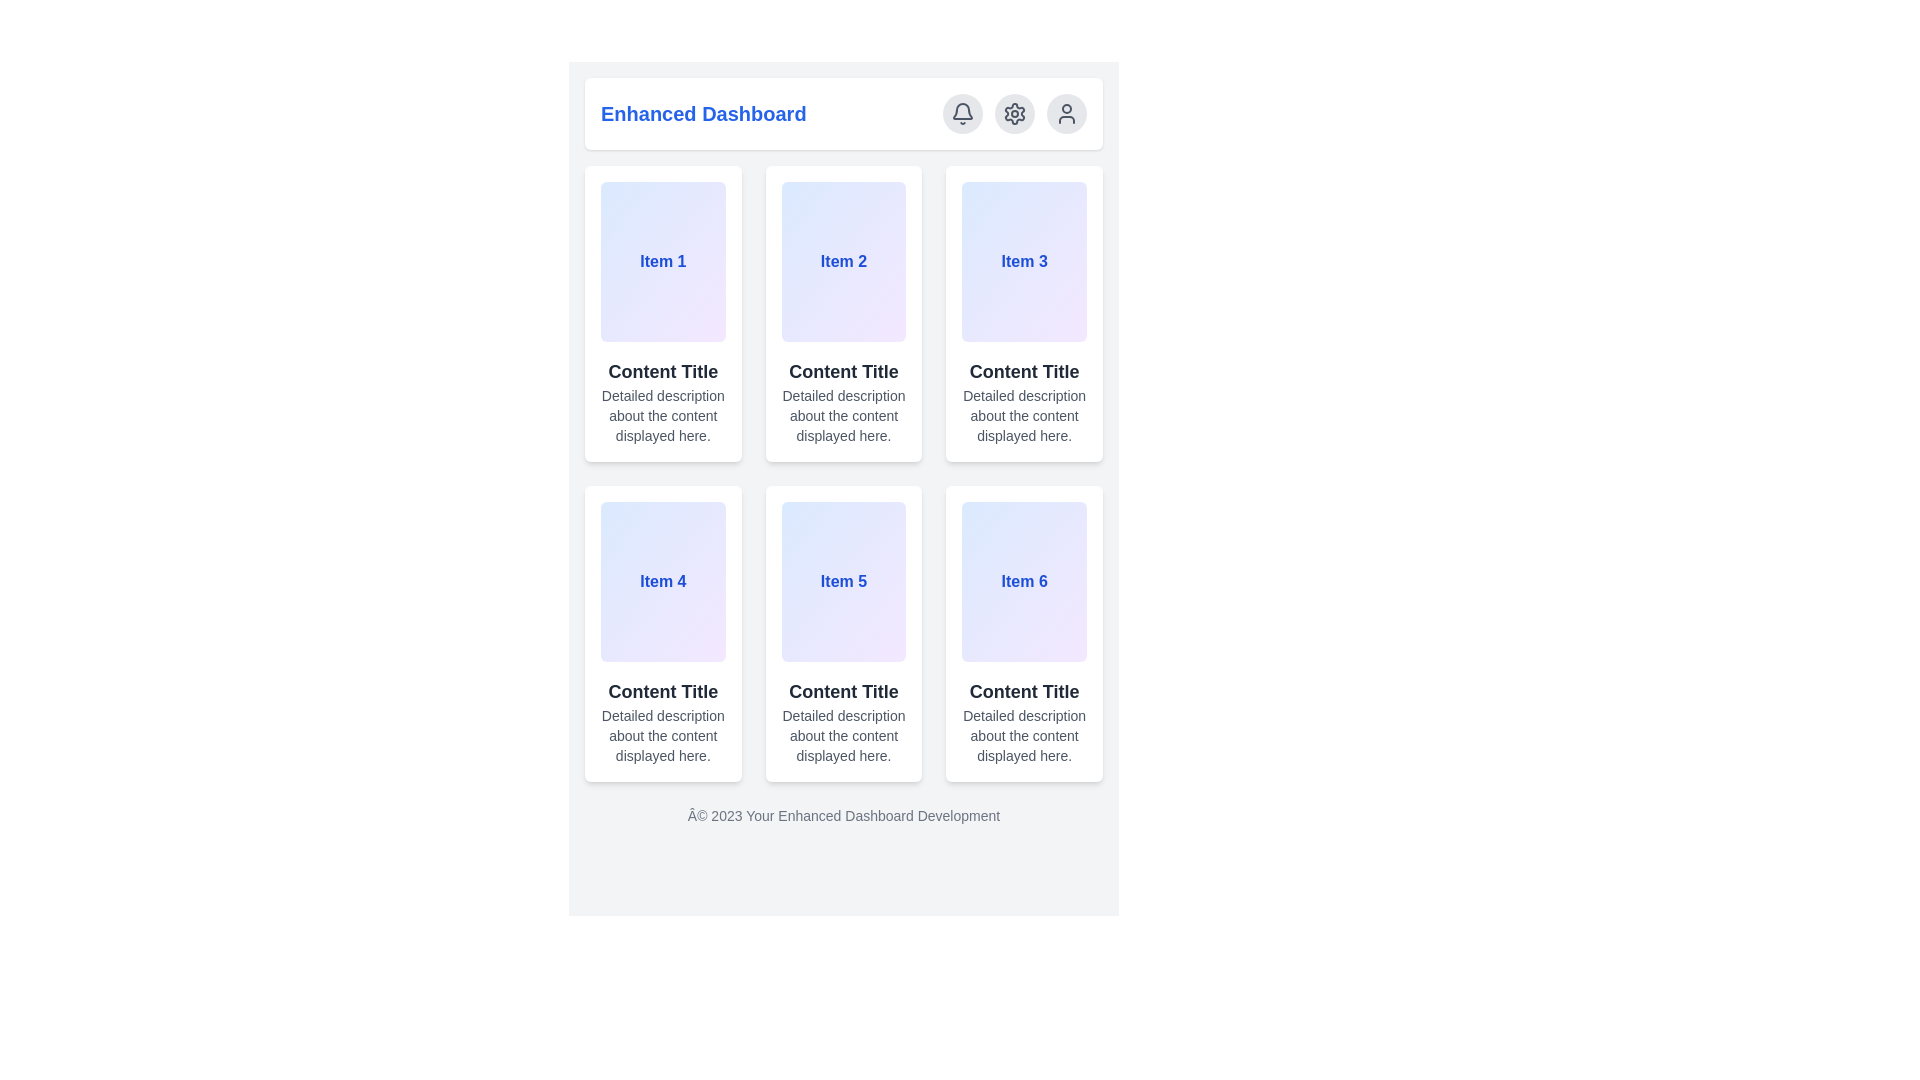 The image size is (1920, 1080). Describe the element at coordinates (663, 371) in the screenshot. I see `text label positioned centrally in the top-left card of the grid layout, located below the title 'Item 1' and above the descriptive paragraph` at that location.